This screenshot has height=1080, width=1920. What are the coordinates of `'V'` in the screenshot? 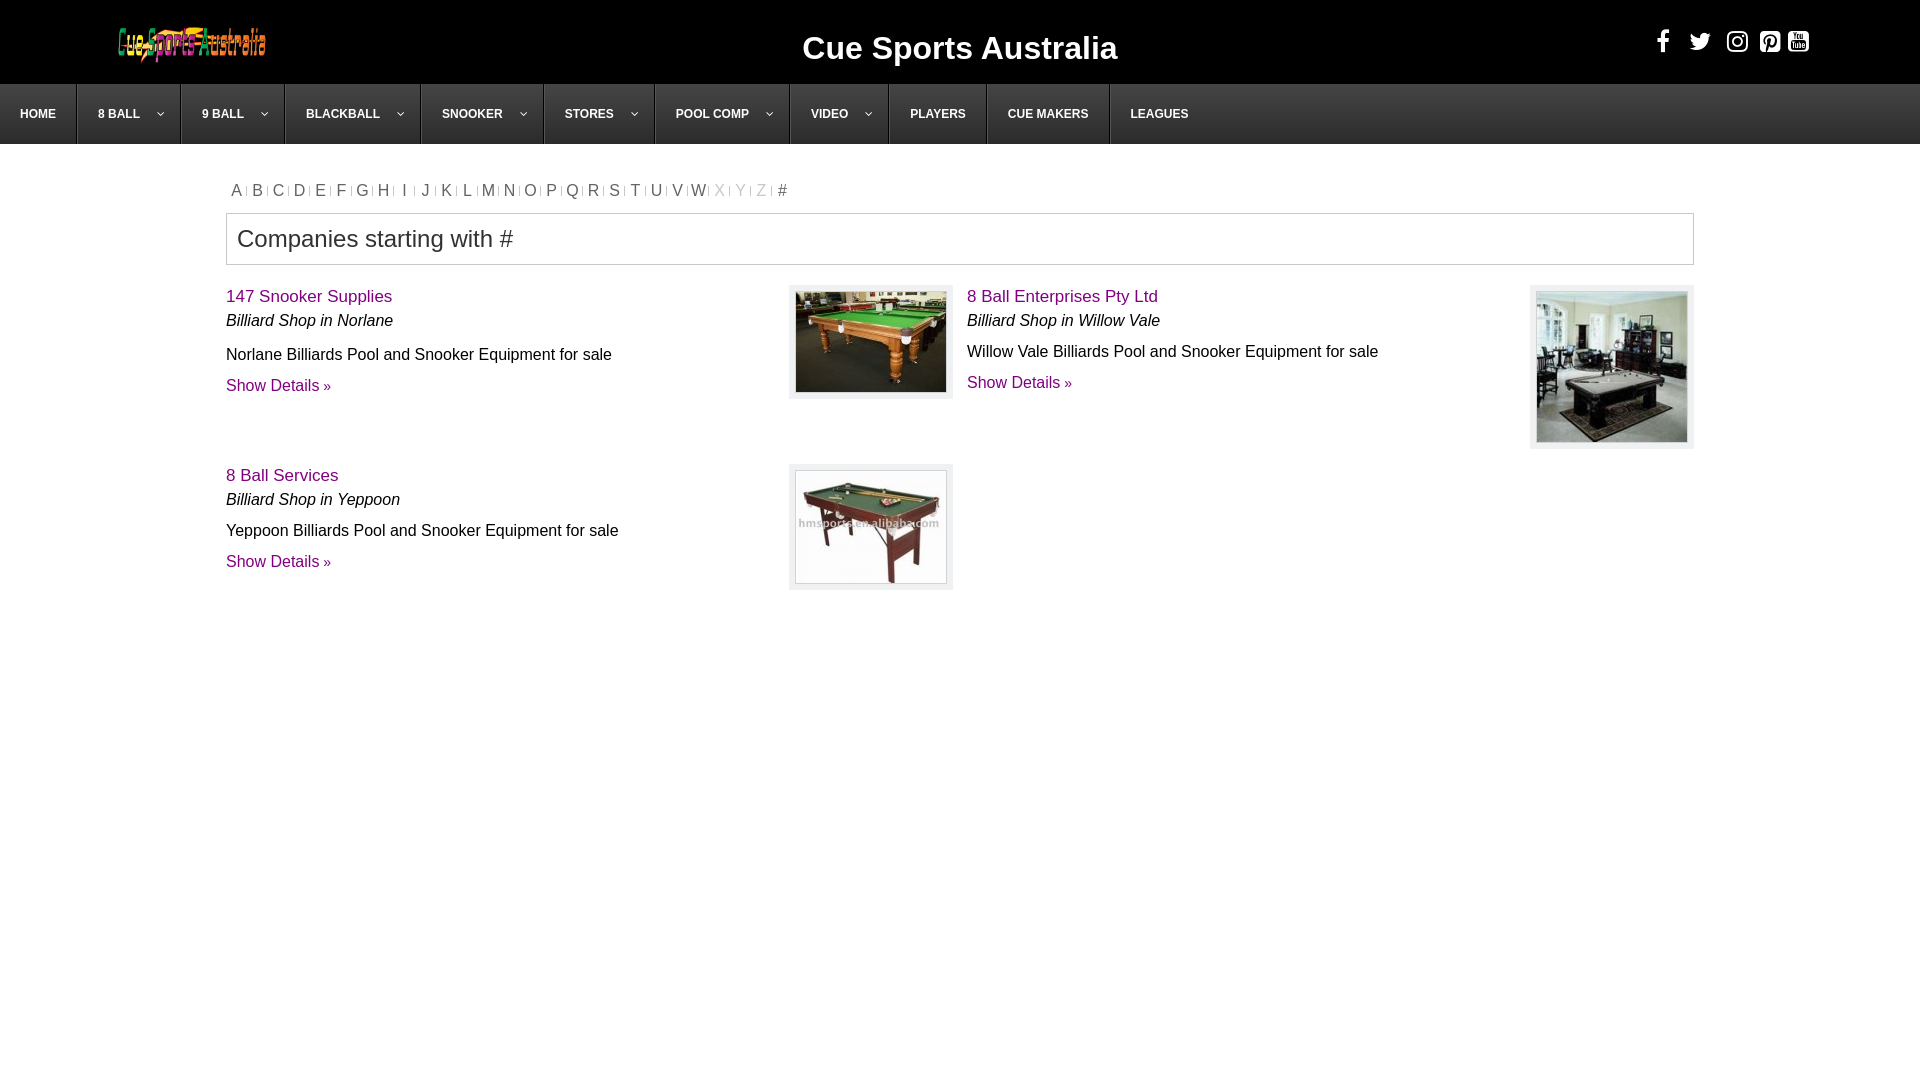 It's located at (667, 190).